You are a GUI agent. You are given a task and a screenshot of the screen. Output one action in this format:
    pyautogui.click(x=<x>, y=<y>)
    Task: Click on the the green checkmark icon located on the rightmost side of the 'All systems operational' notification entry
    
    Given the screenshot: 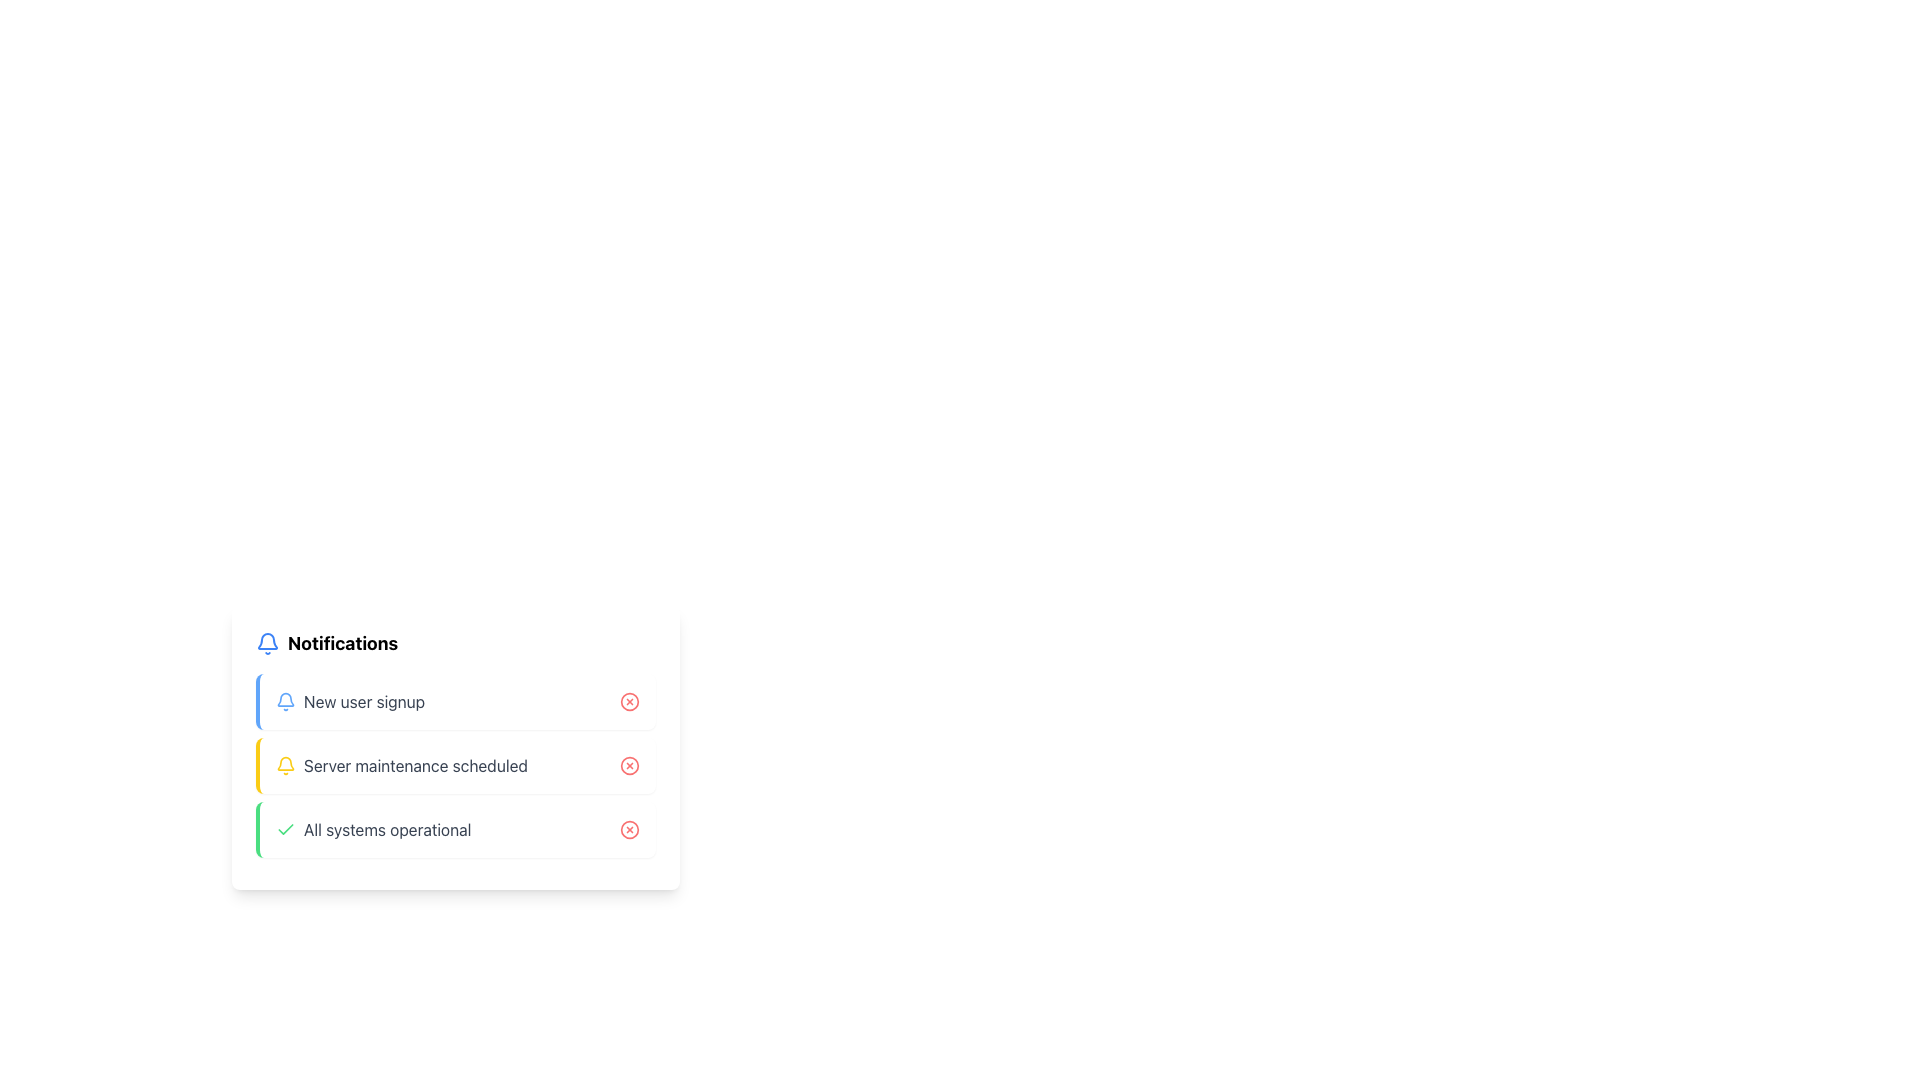 What is the action you would take?
    pyautogui.click(x=285, y=829)
    